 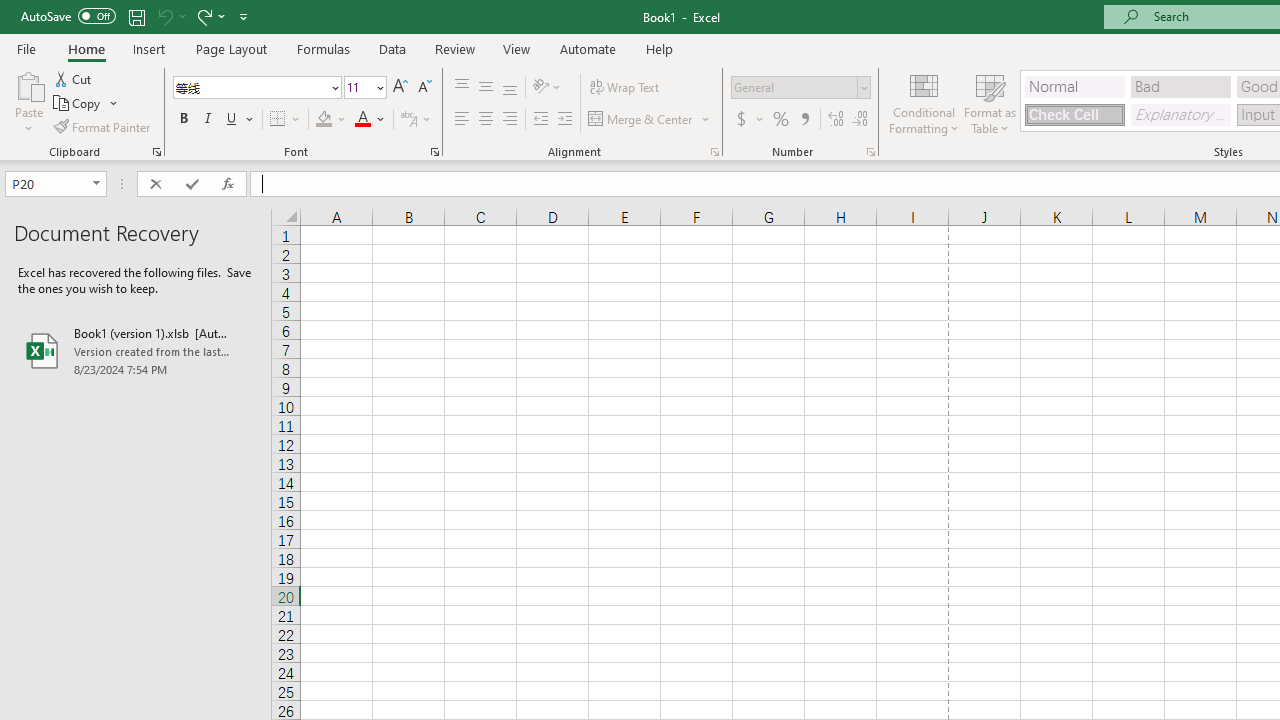 What do you see at coordinates (800, 86) in the screenshot?
I see `'Number Format'` at bounding box center [800, 86].